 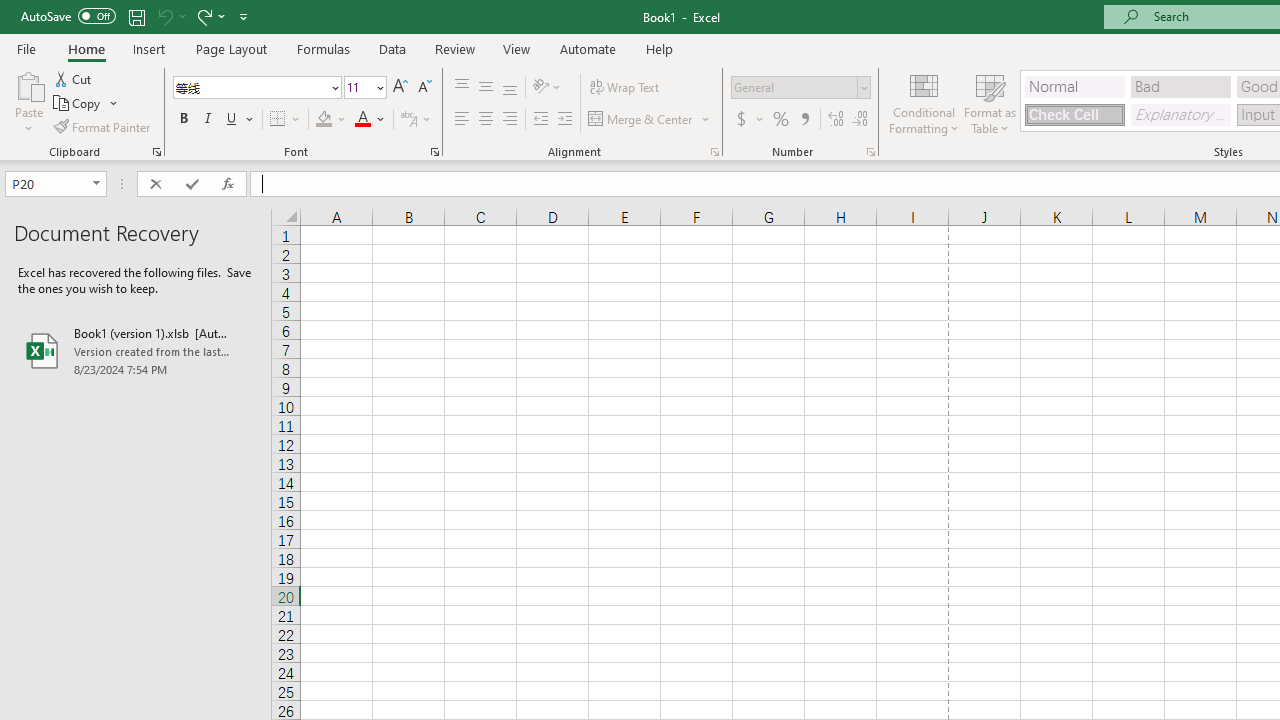 What do you see at coordinates (800, 86) in the screenshot?
I see `'Number Format'` at bounding box center [800, 86].